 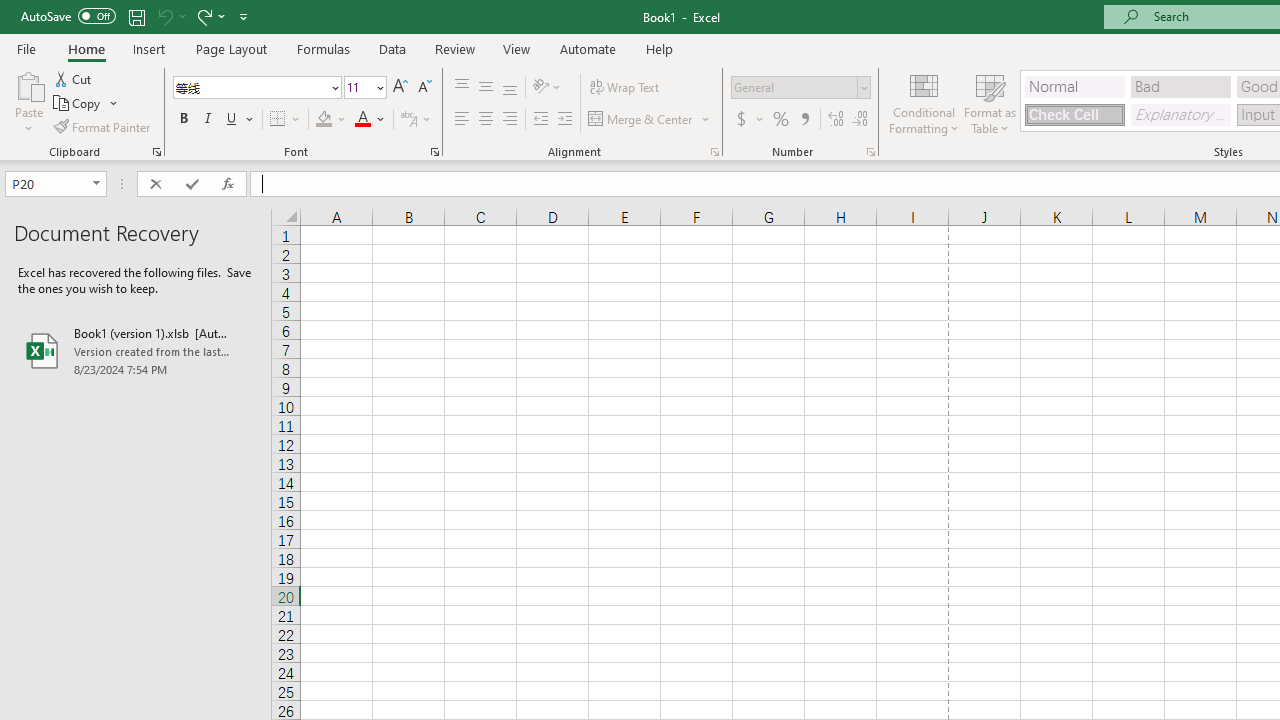 What do you see at coordinates (800, 86) in the screenshot?
I see `'Number Format'` at bounding box center [800, 86].